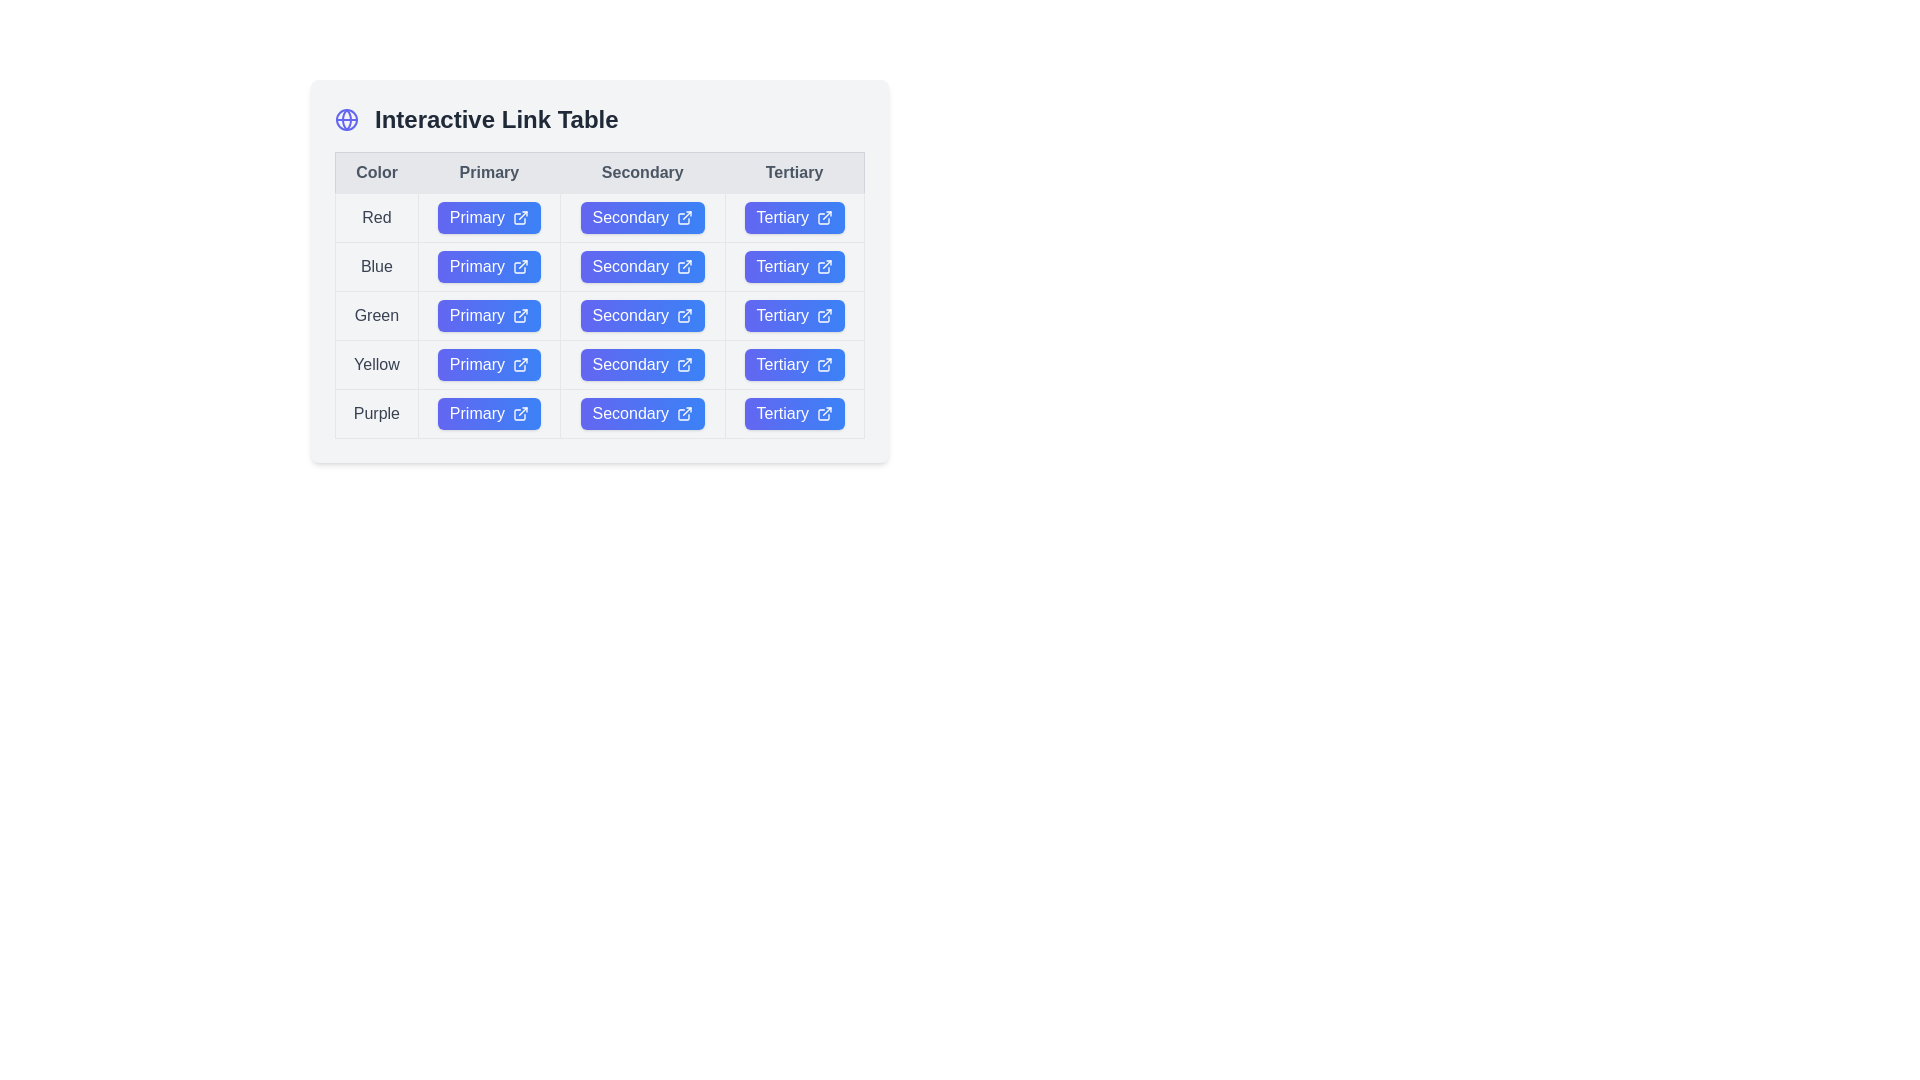 The height and width of the screenshot is (1080, 1920). I want to click on the button labeled 'Tertiary' located in the fourth row of the 'Interactive Link Table' for visual feedback, so click(793, 365).